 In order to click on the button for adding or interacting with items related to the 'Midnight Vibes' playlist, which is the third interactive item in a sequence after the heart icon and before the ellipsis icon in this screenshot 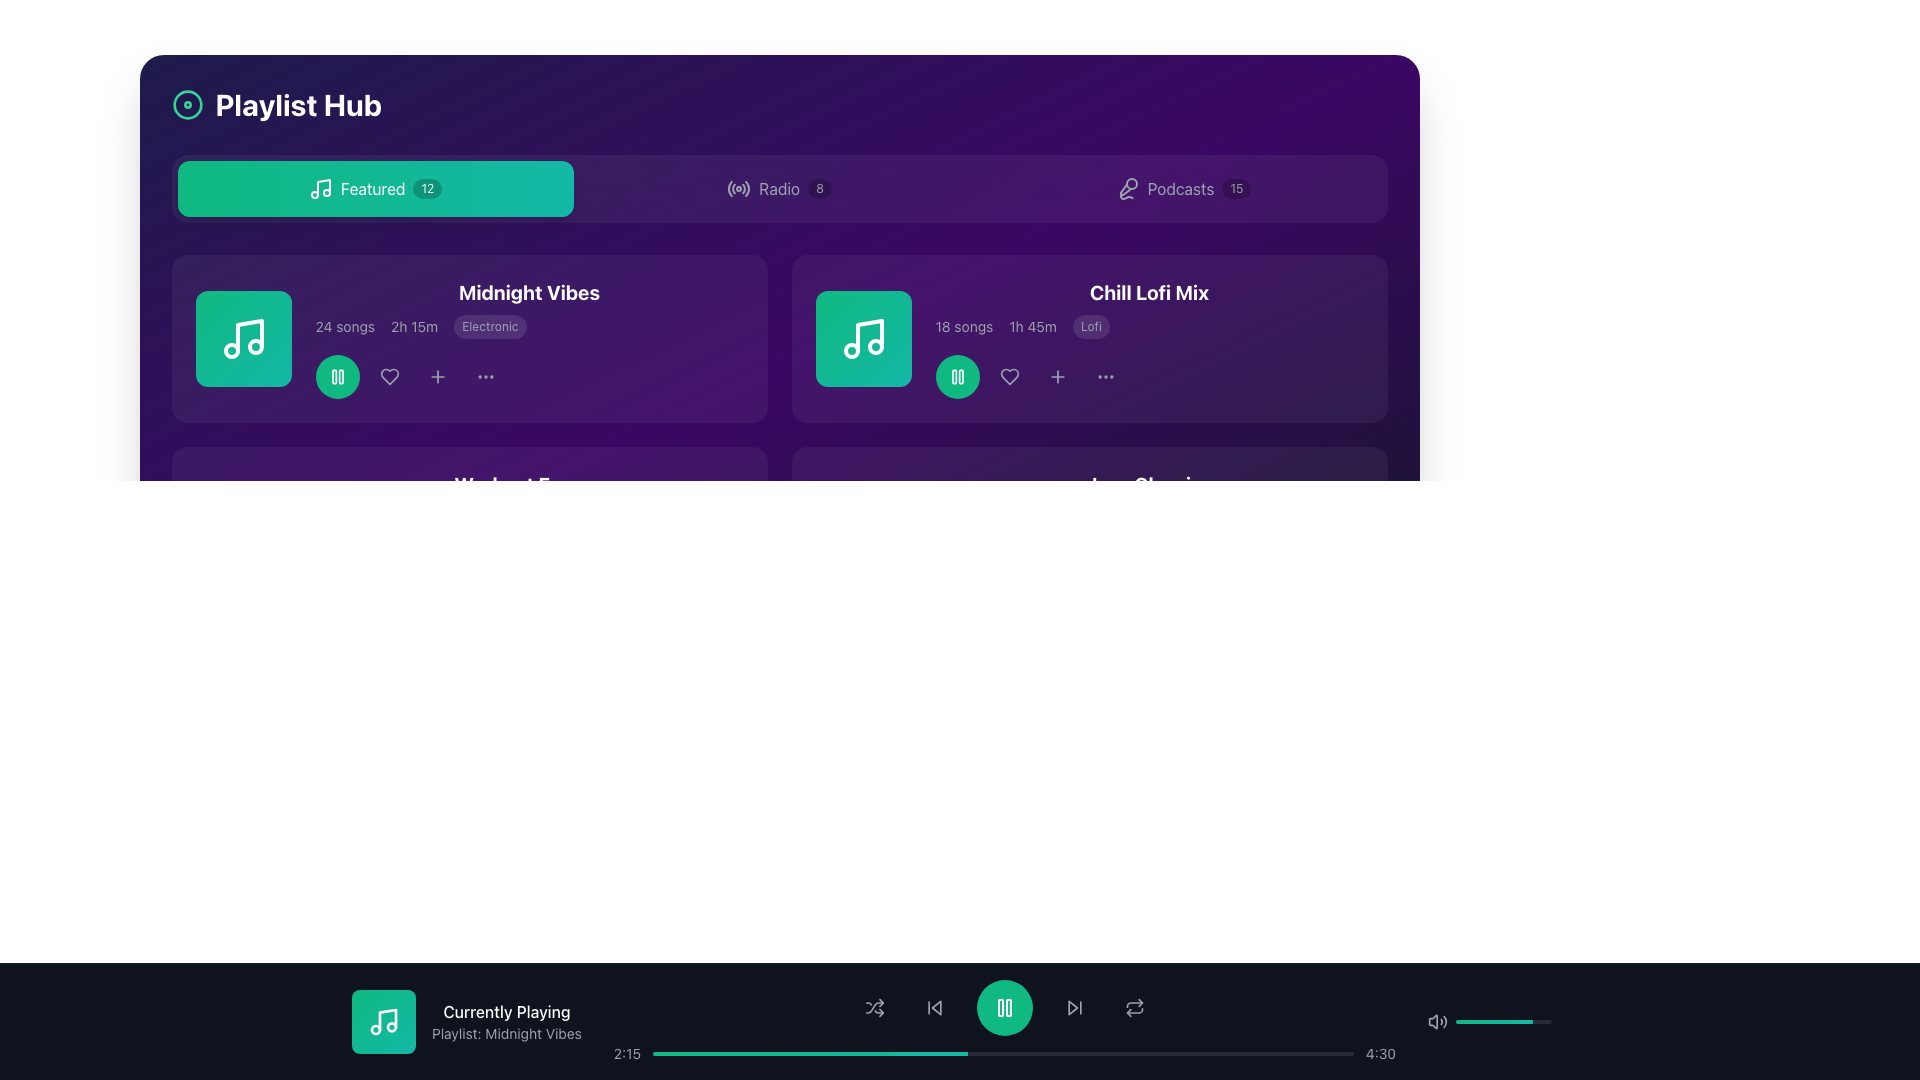, I will do `click(436, 377)`.